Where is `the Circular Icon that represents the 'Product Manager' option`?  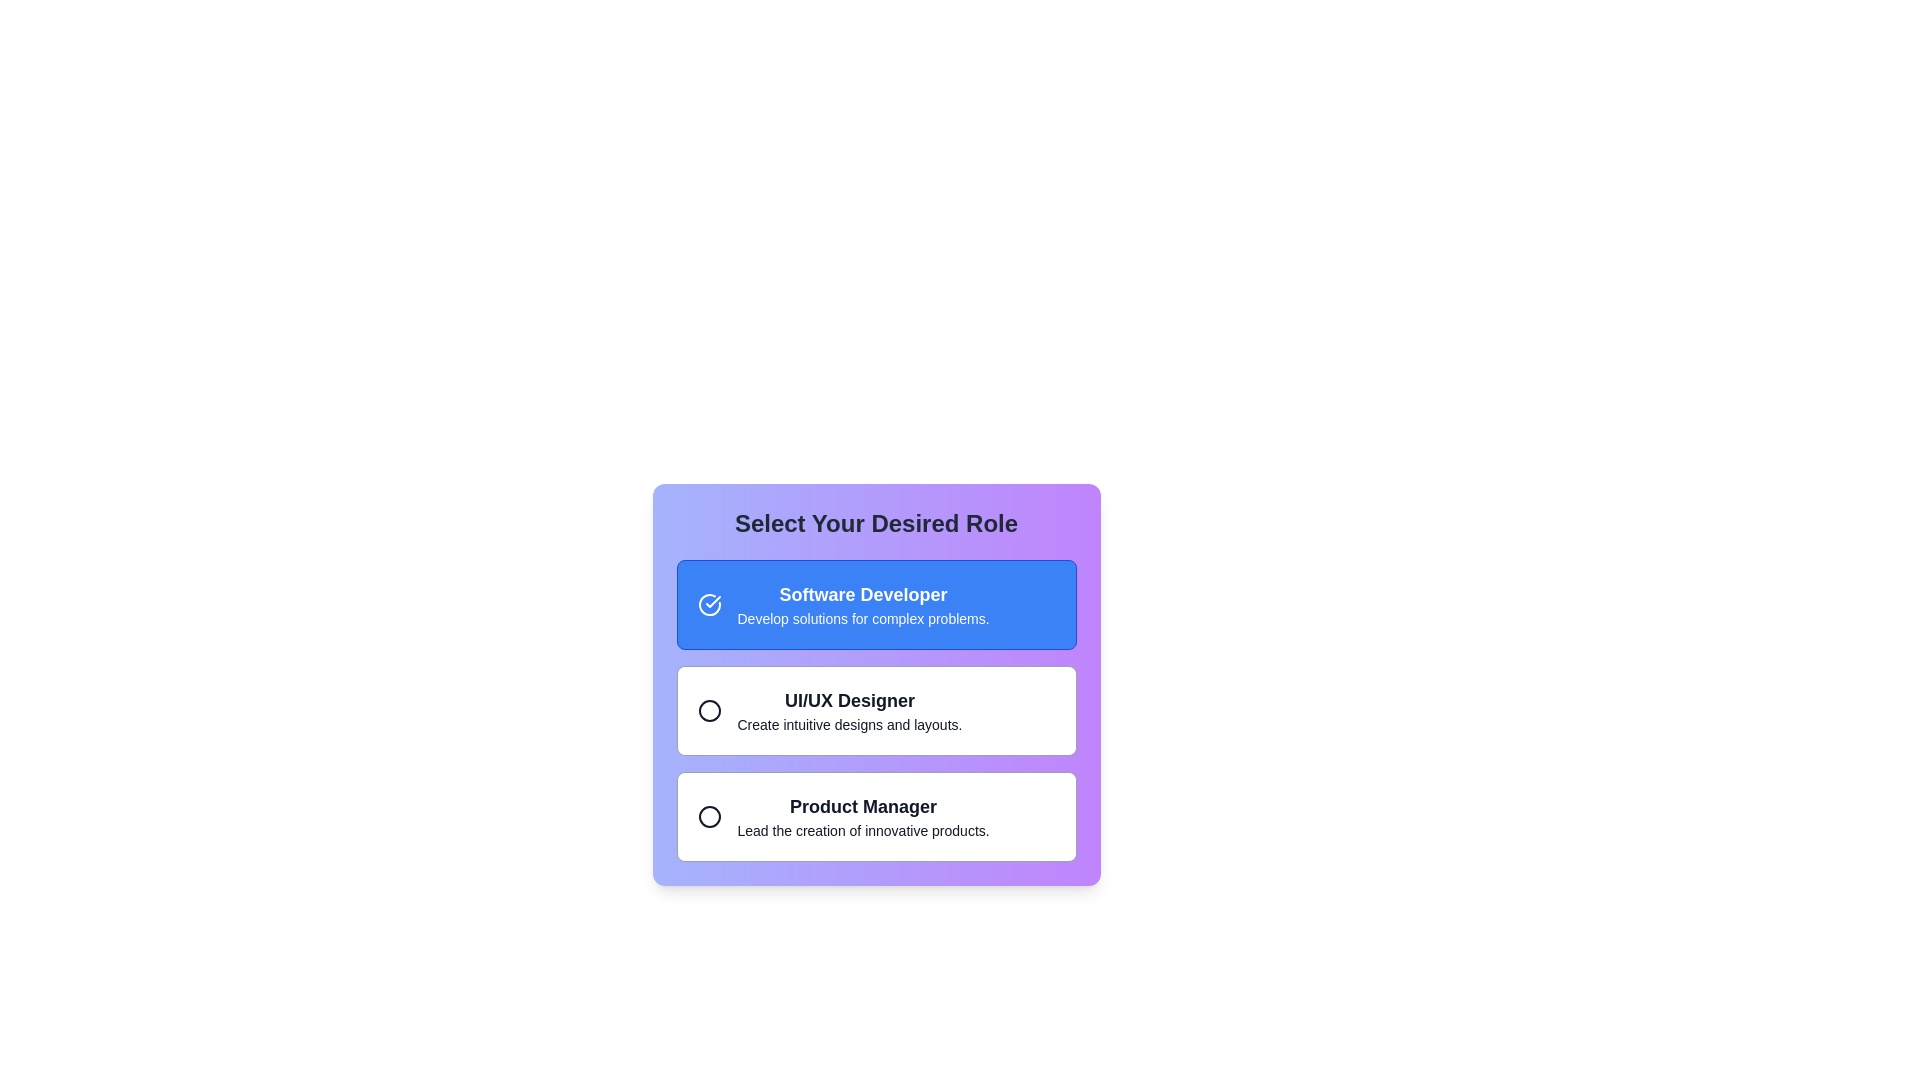
the Circular Icon that represents the 'Product Manager' option is located at coordinates (709, 817).